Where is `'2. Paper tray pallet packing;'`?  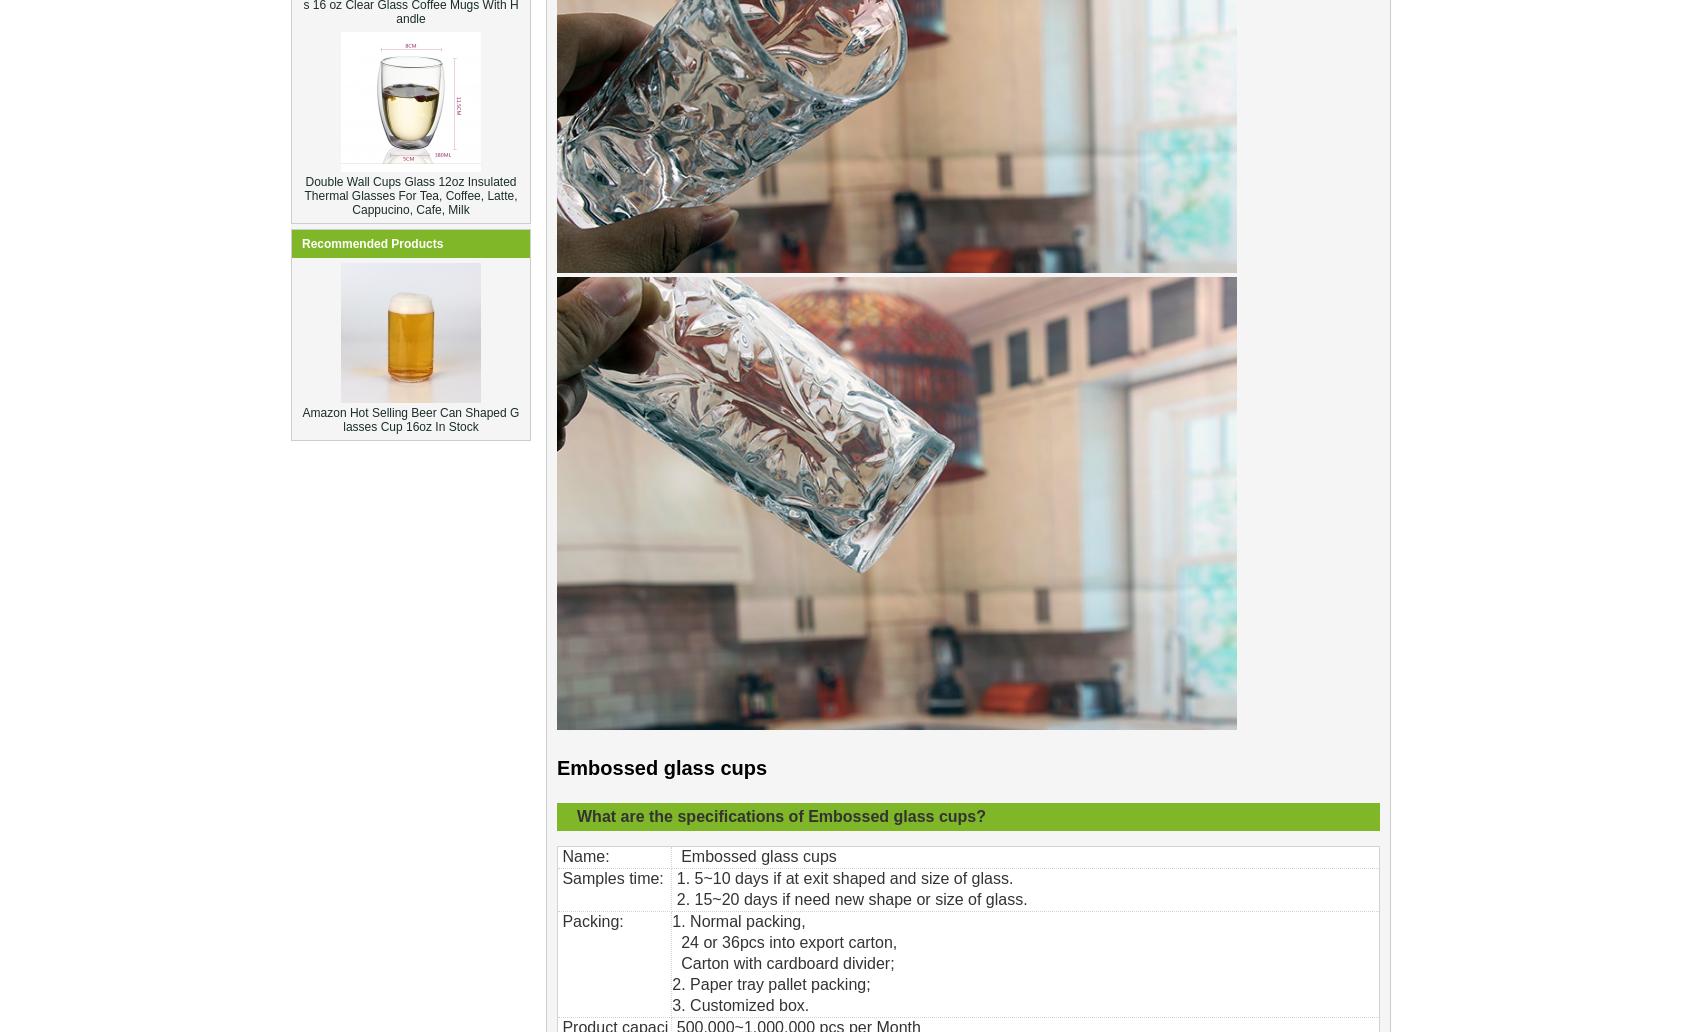 '2. Paper tray pallet packing;' is located at coordinates (671, 983).